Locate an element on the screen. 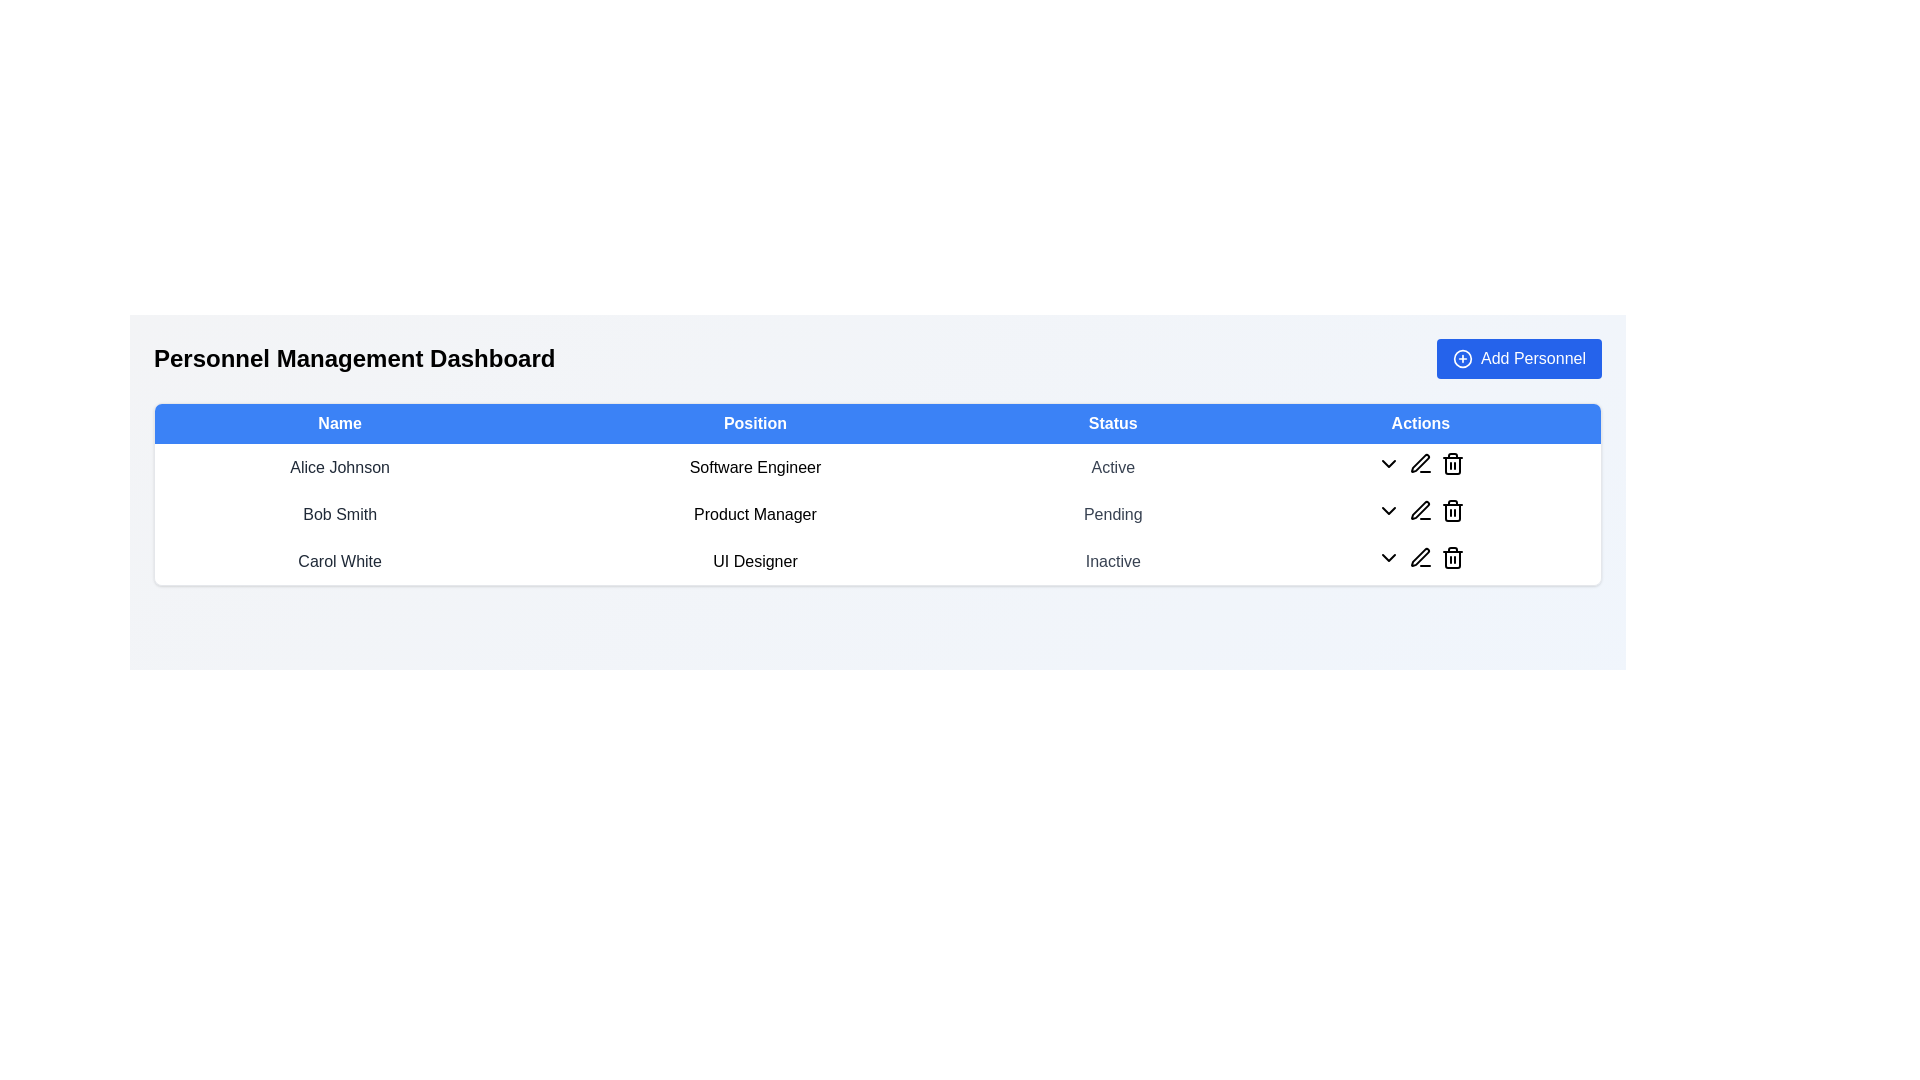 This screenshot has height=1080, width=1920. the 'Name' header text label, which is a blue rectangular box with white text, located in the top-left corner of the table header row is located at coordinates (340, 423).